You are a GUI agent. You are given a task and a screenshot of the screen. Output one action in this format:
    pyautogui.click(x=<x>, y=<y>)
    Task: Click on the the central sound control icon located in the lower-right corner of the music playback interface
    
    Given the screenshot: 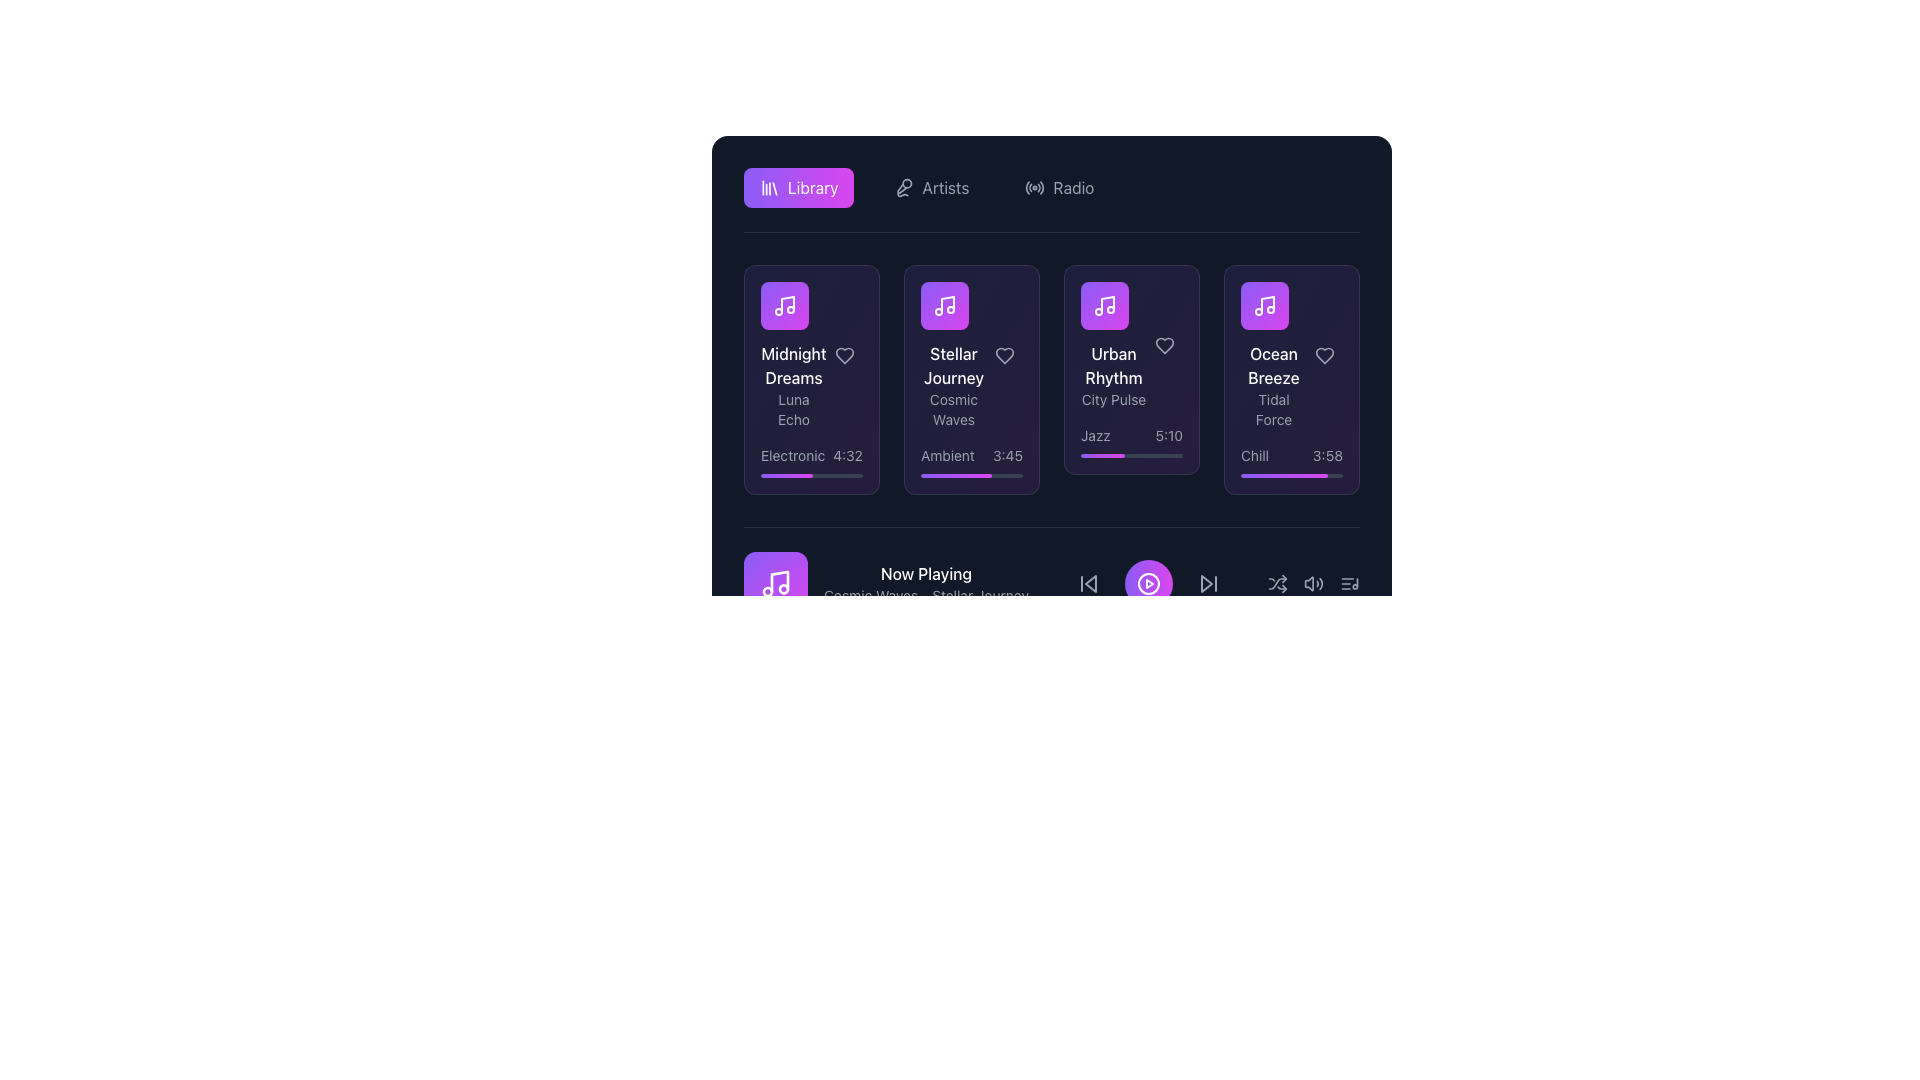 What is the action you would take?
    pyautogui.click(x=1314, y=583)
    